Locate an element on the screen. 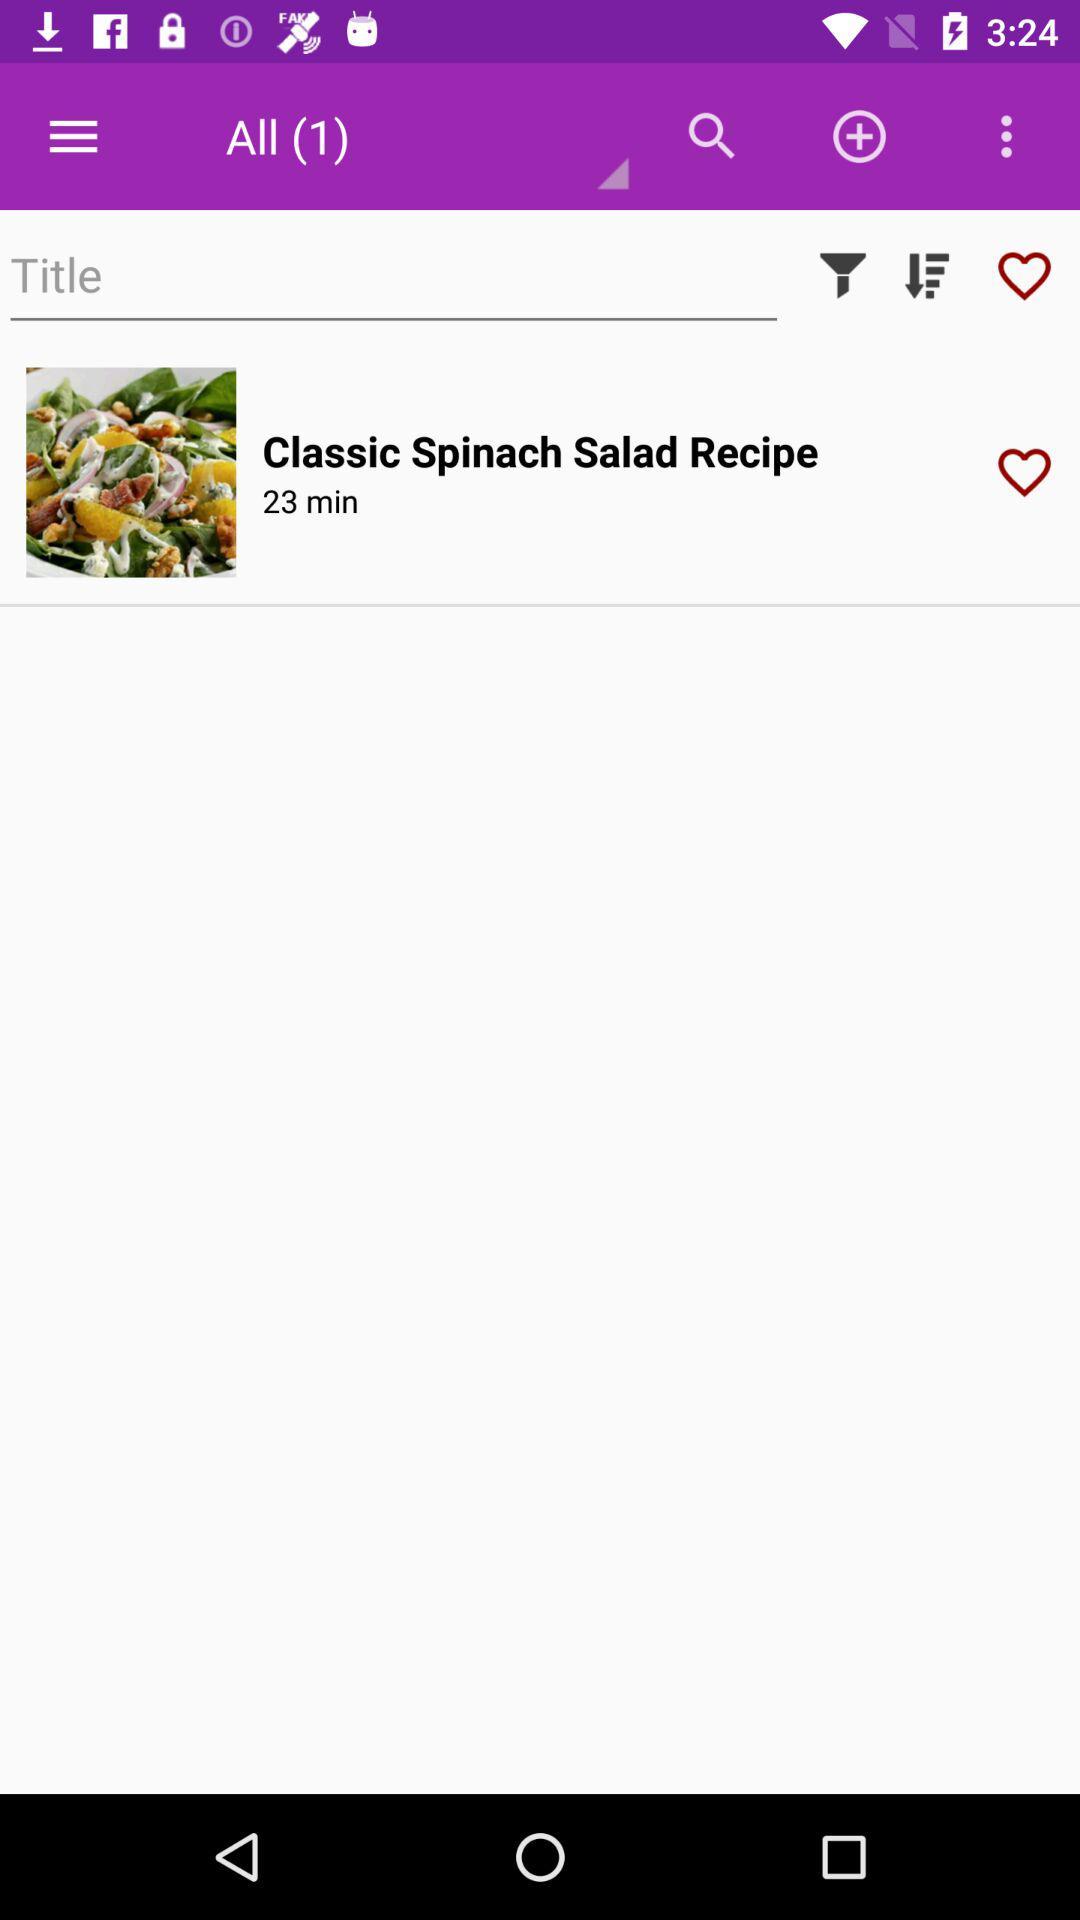  selection filter is located at coordinates (843, 274).